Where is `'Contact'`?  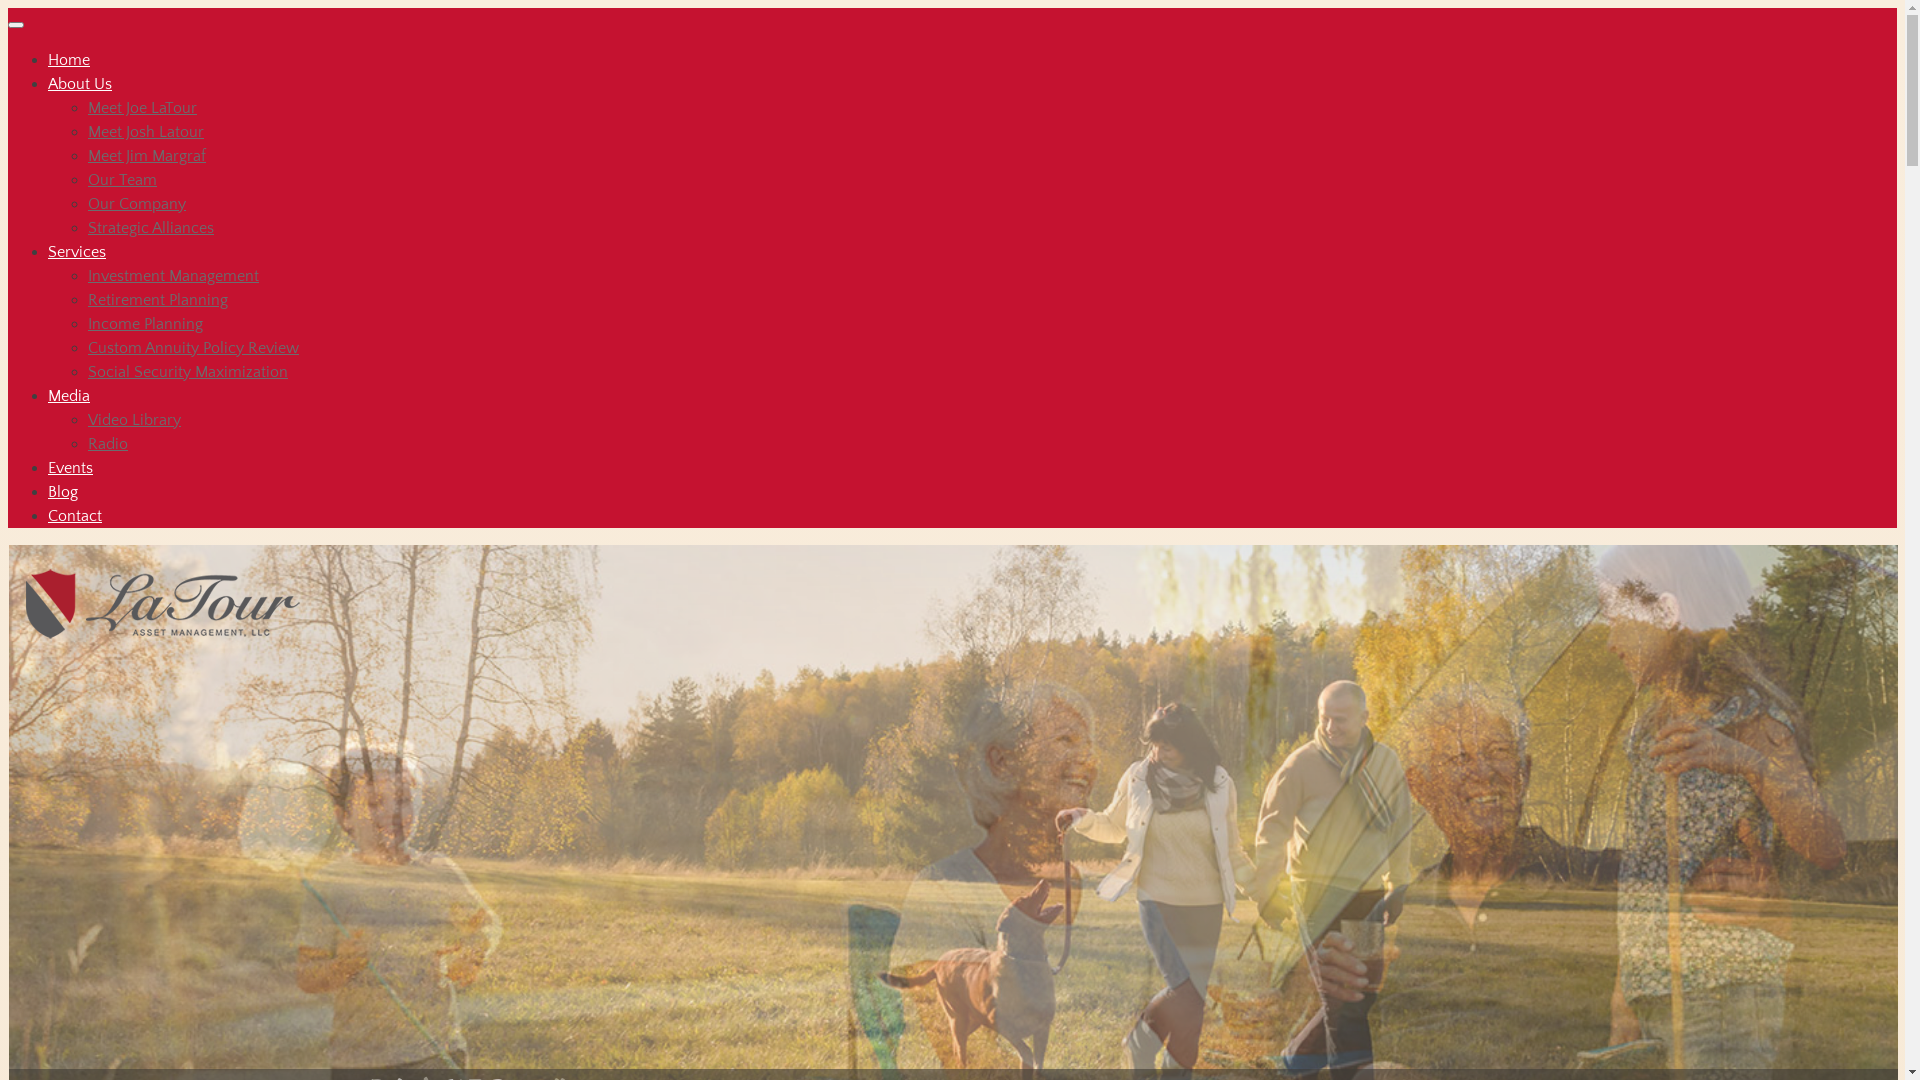
'Contact' is located at coordinates (75, 515).